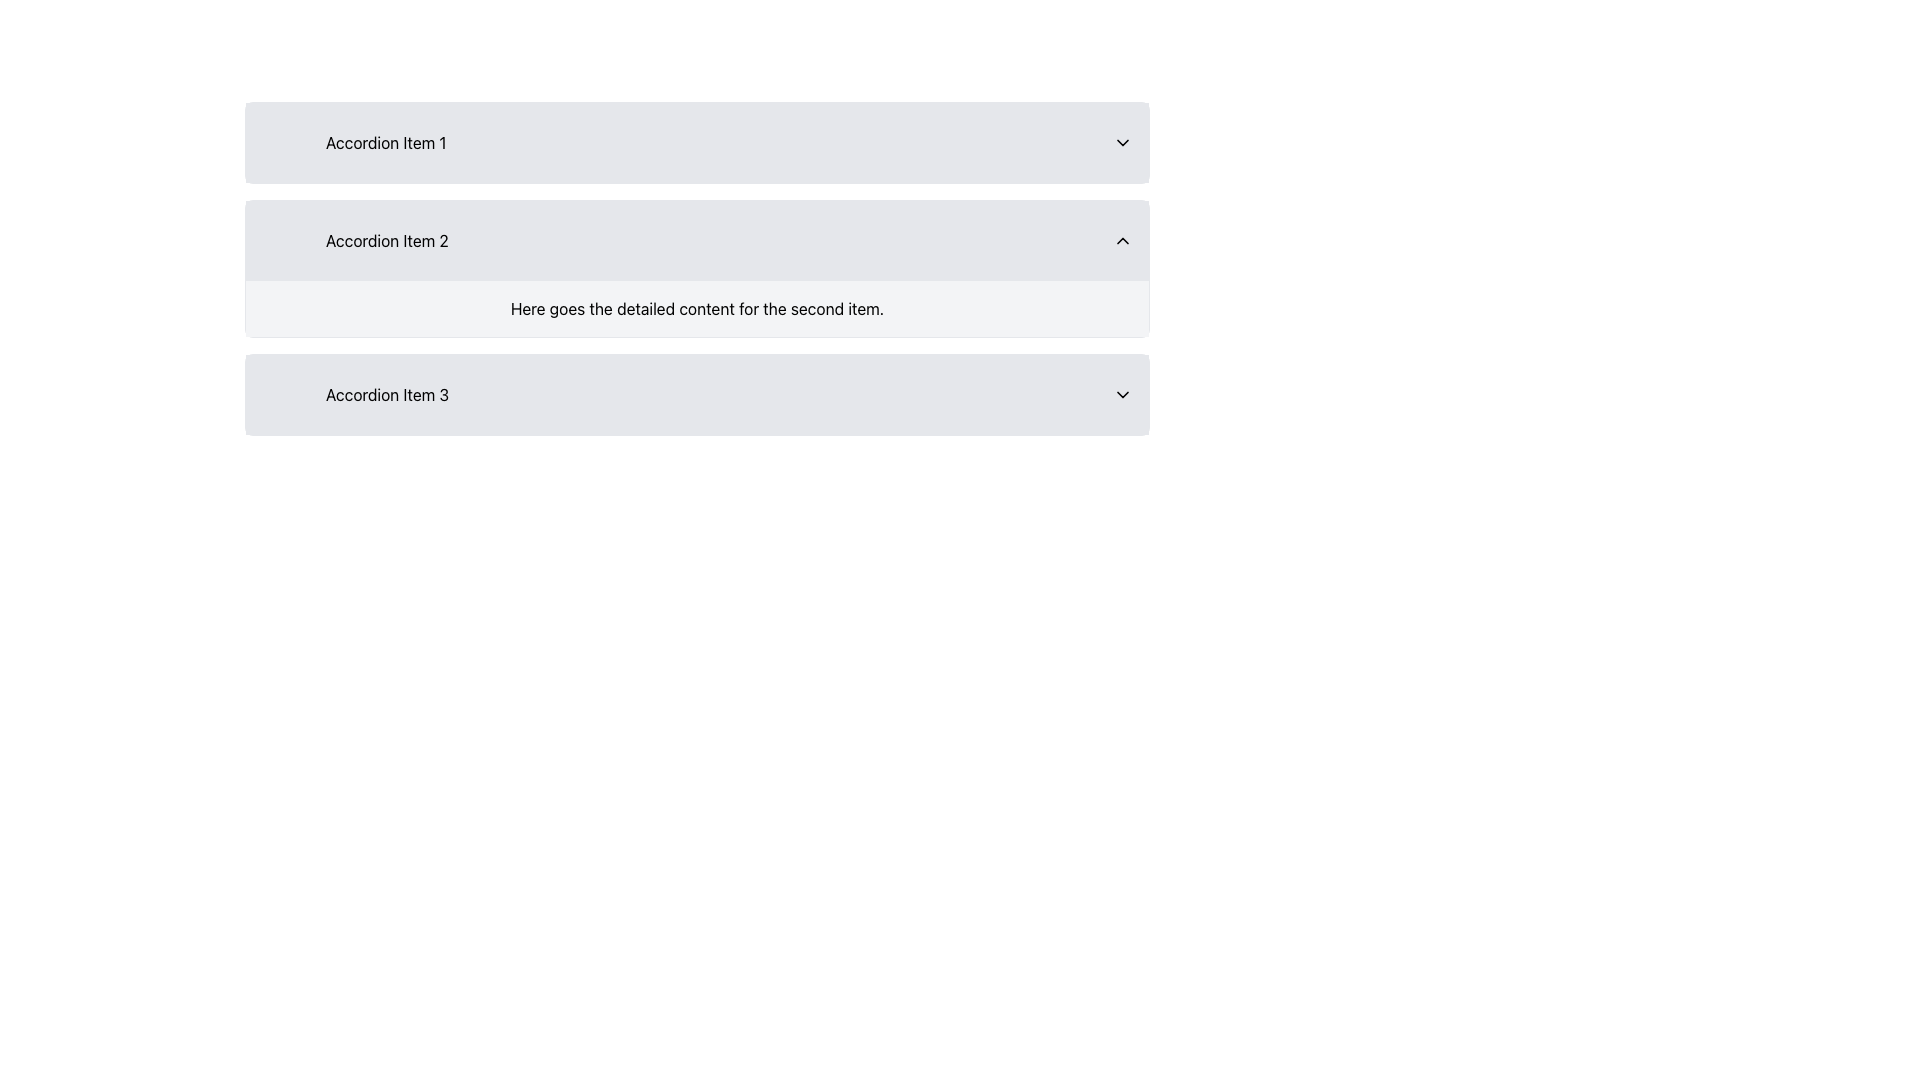  I want to click on the Accordion header labeled 'Accordion Item 3', so click(697, 394).